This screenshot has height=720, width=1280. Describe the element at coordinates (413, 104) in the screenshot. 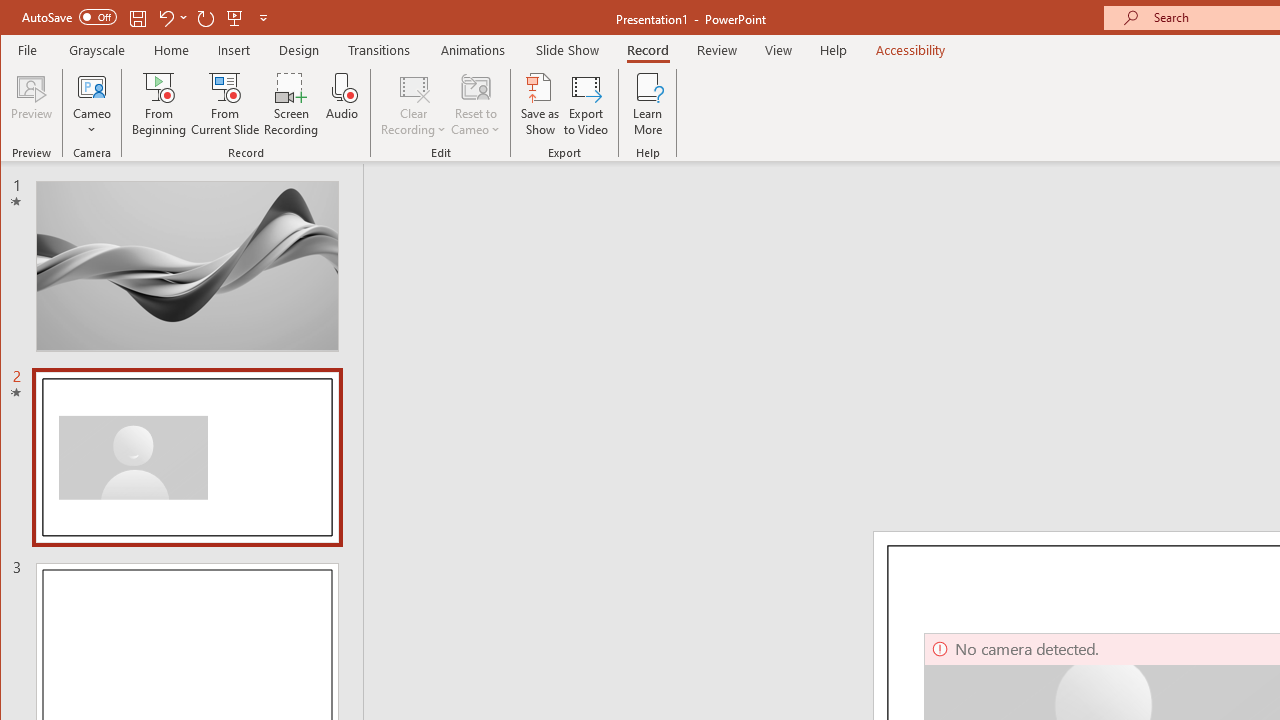

I see `'Clear Recording'` at that location.